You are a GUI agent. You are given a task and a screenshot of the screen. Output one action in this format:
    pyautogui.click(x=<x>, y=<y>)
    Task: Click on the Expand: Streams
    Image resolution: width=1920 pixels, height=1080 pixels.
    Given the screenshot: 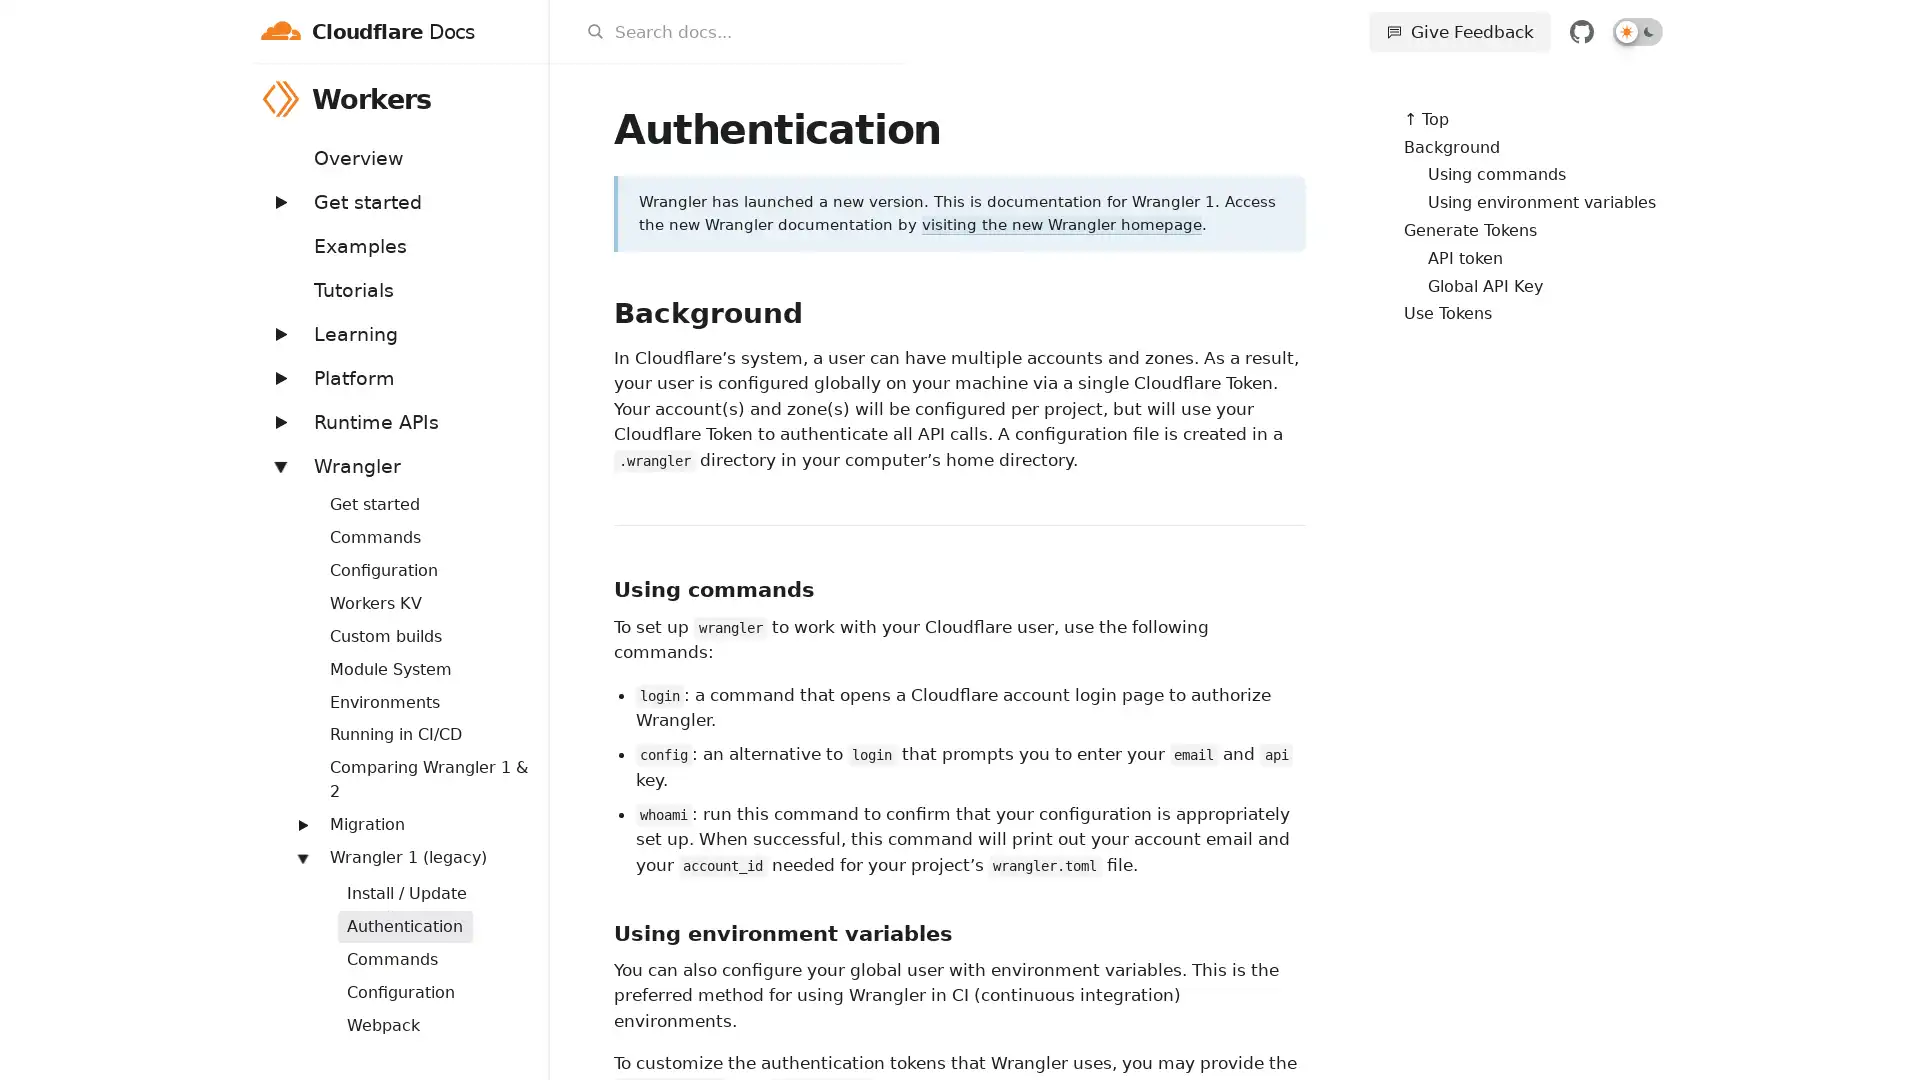 What is the action you would take?
    pyautogui.click(x=291, y=921)
    